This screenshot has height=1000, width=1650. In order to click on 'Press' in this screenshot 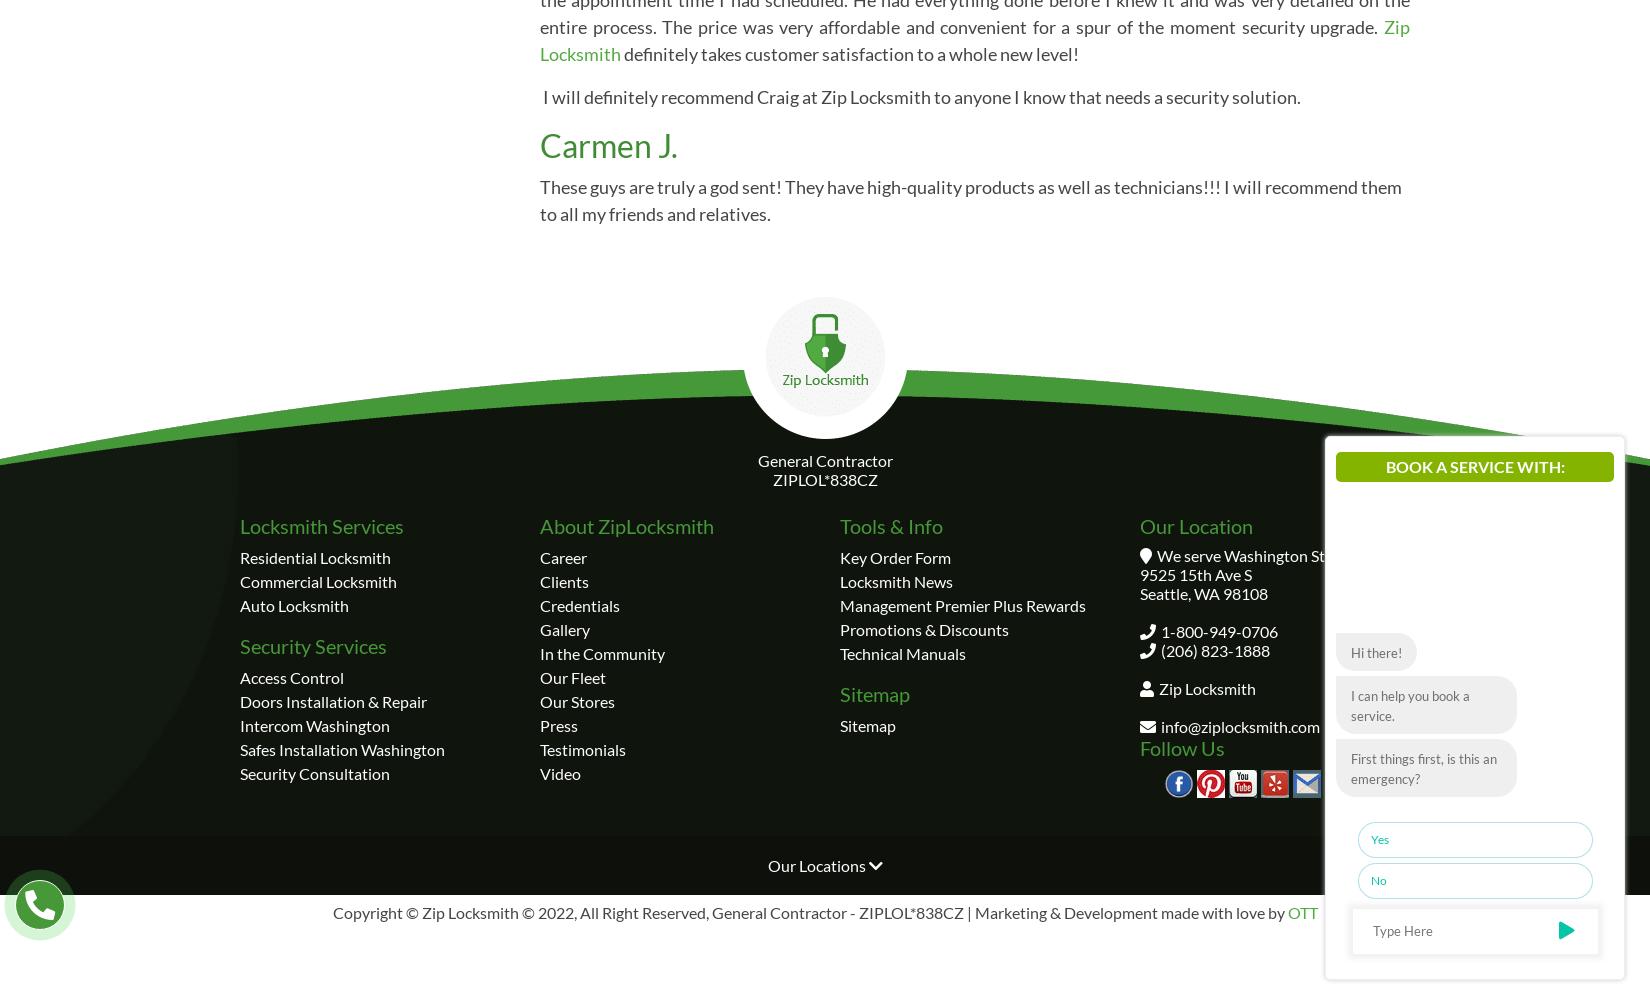, I will do `click(558, 723)`.